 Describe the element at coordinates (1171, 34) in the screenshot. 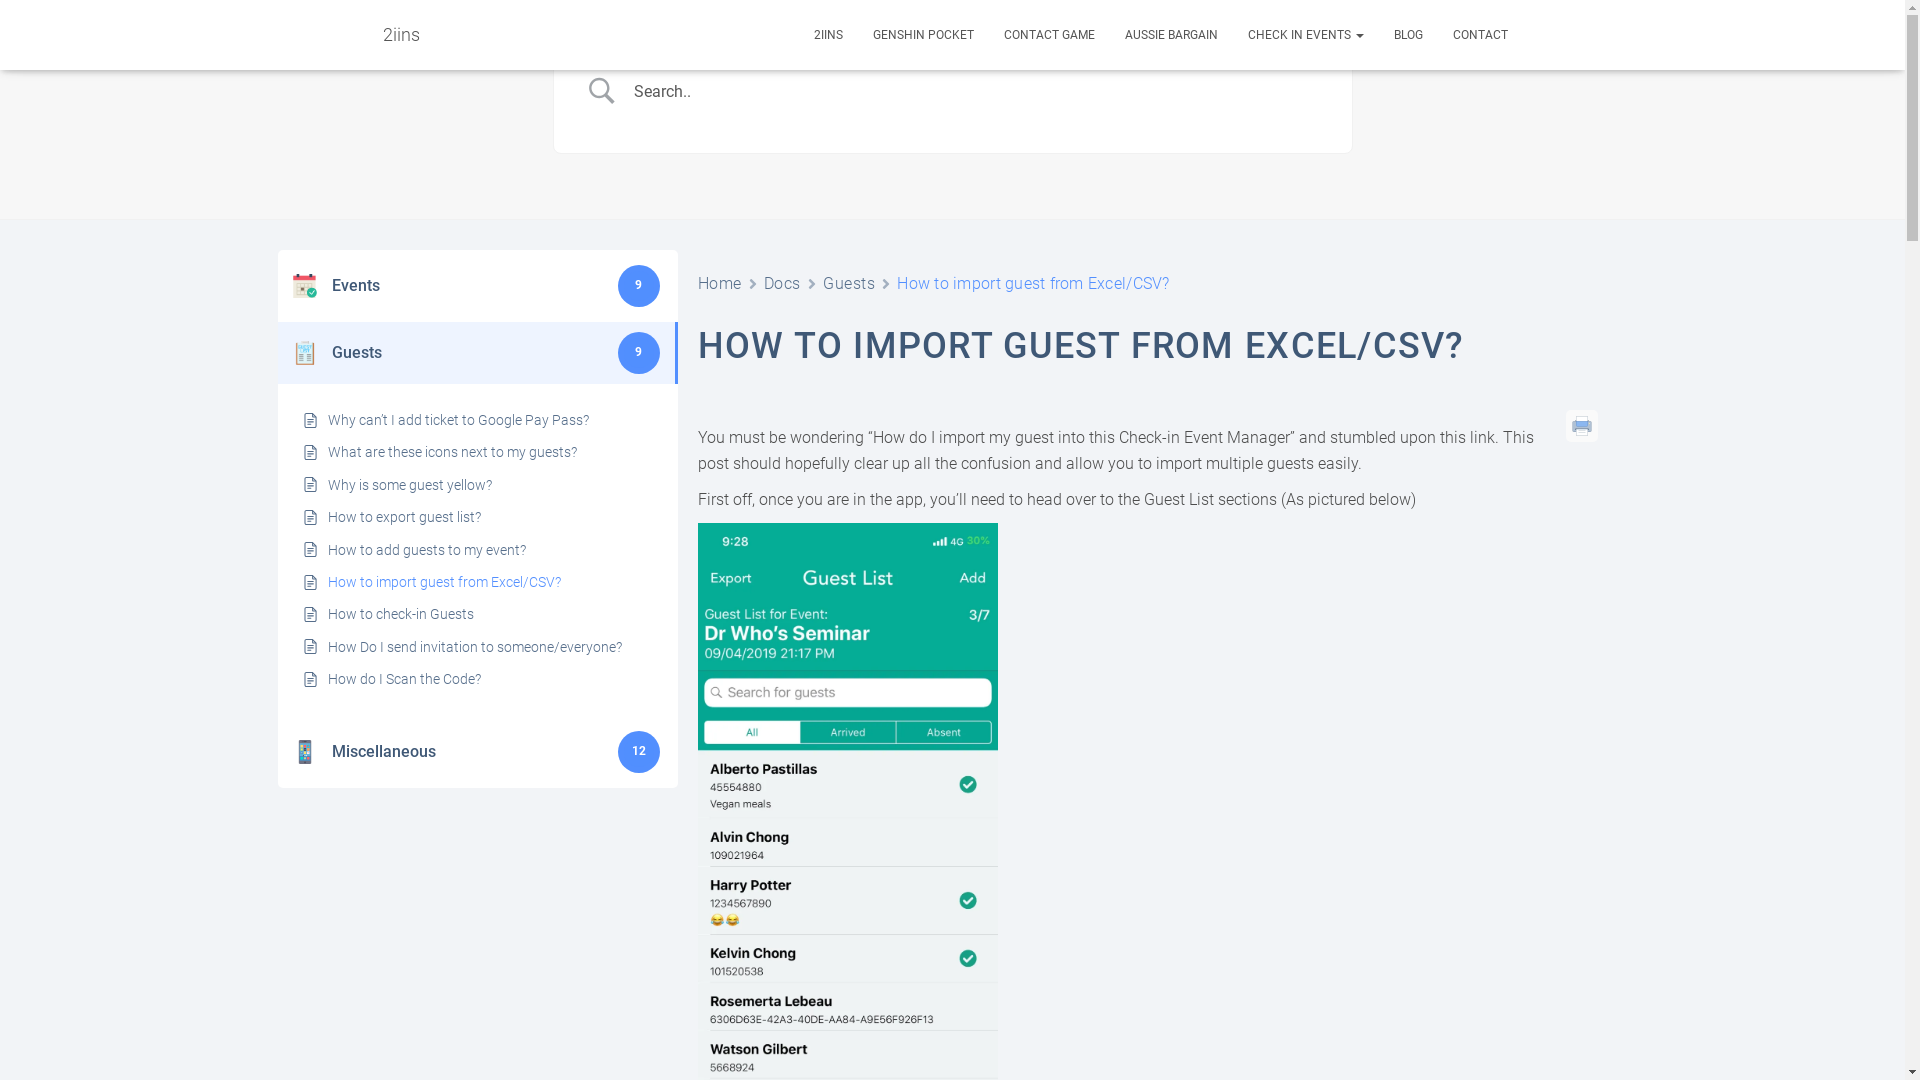

I see `'AUSSIE BARGAIN'` at that location.